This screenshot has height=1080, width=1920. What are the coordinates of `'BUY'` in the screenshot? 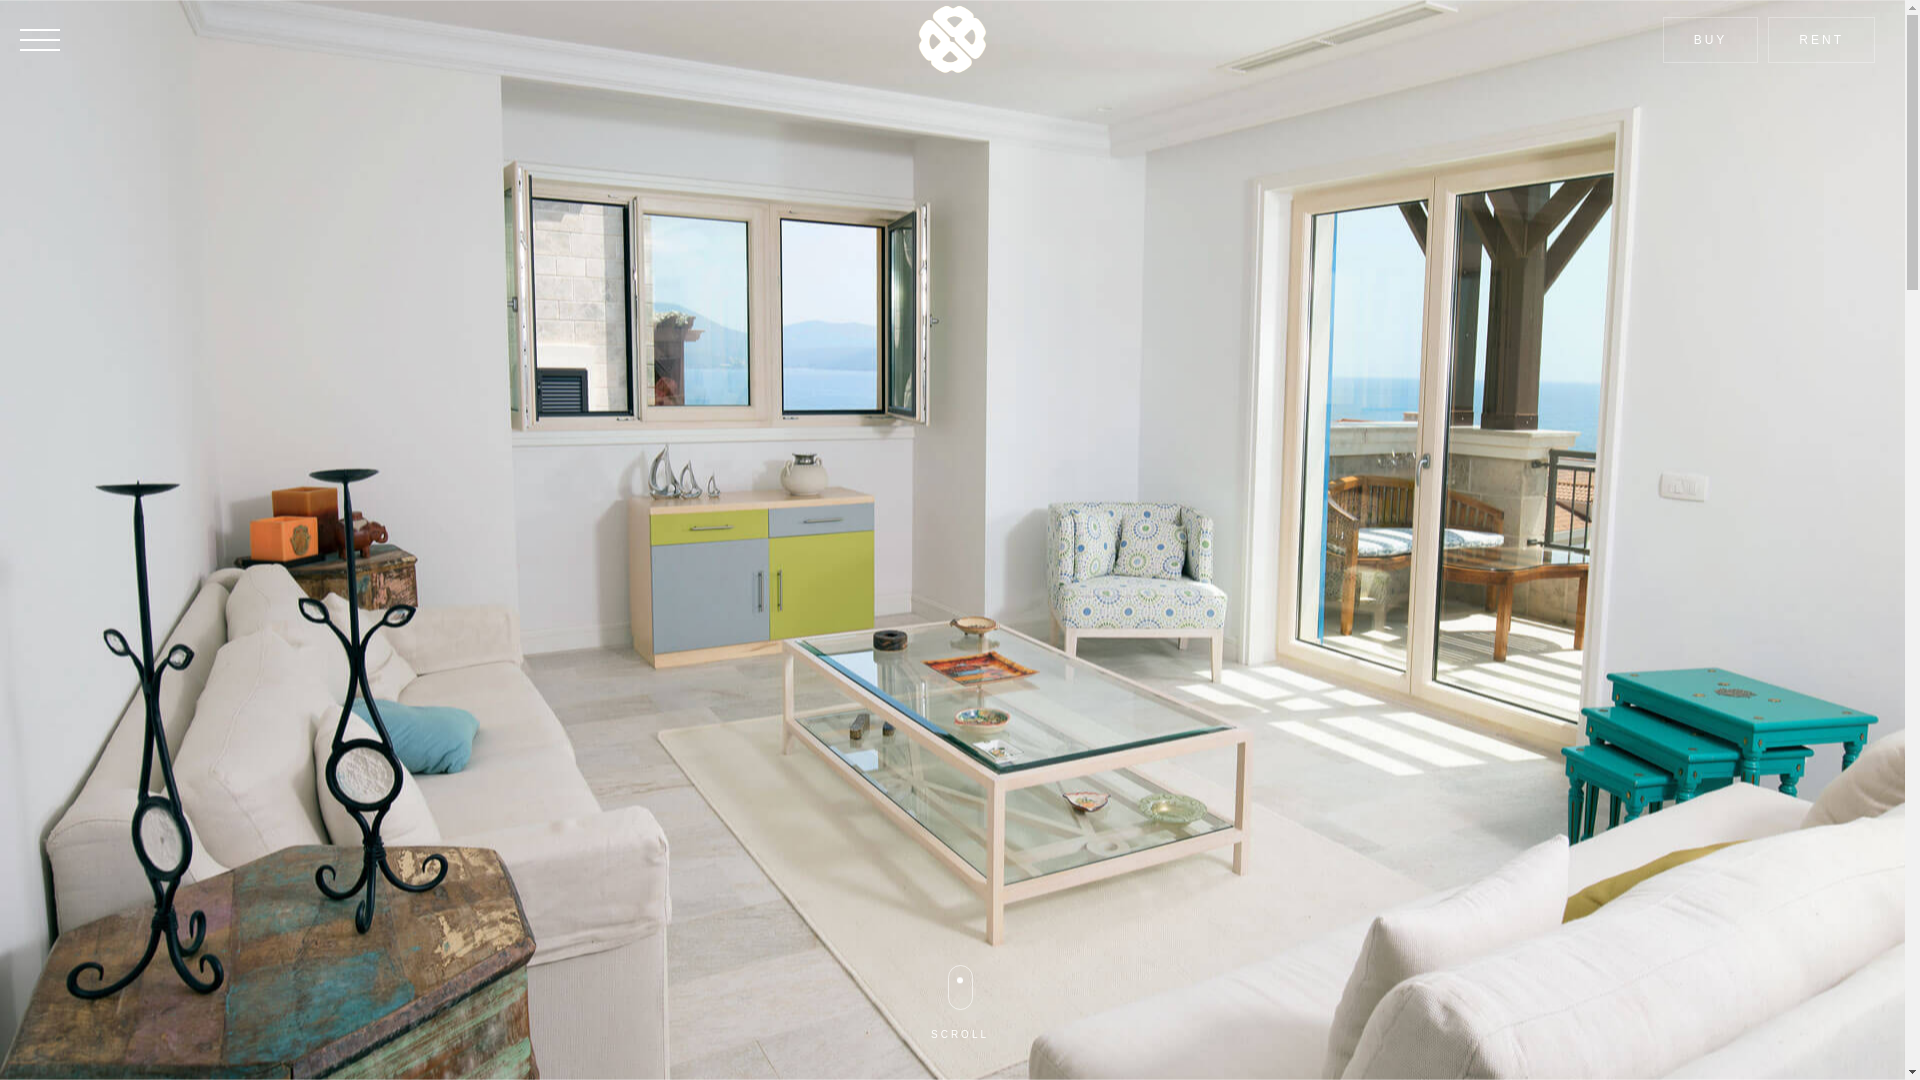 It's located at (1709, 39).